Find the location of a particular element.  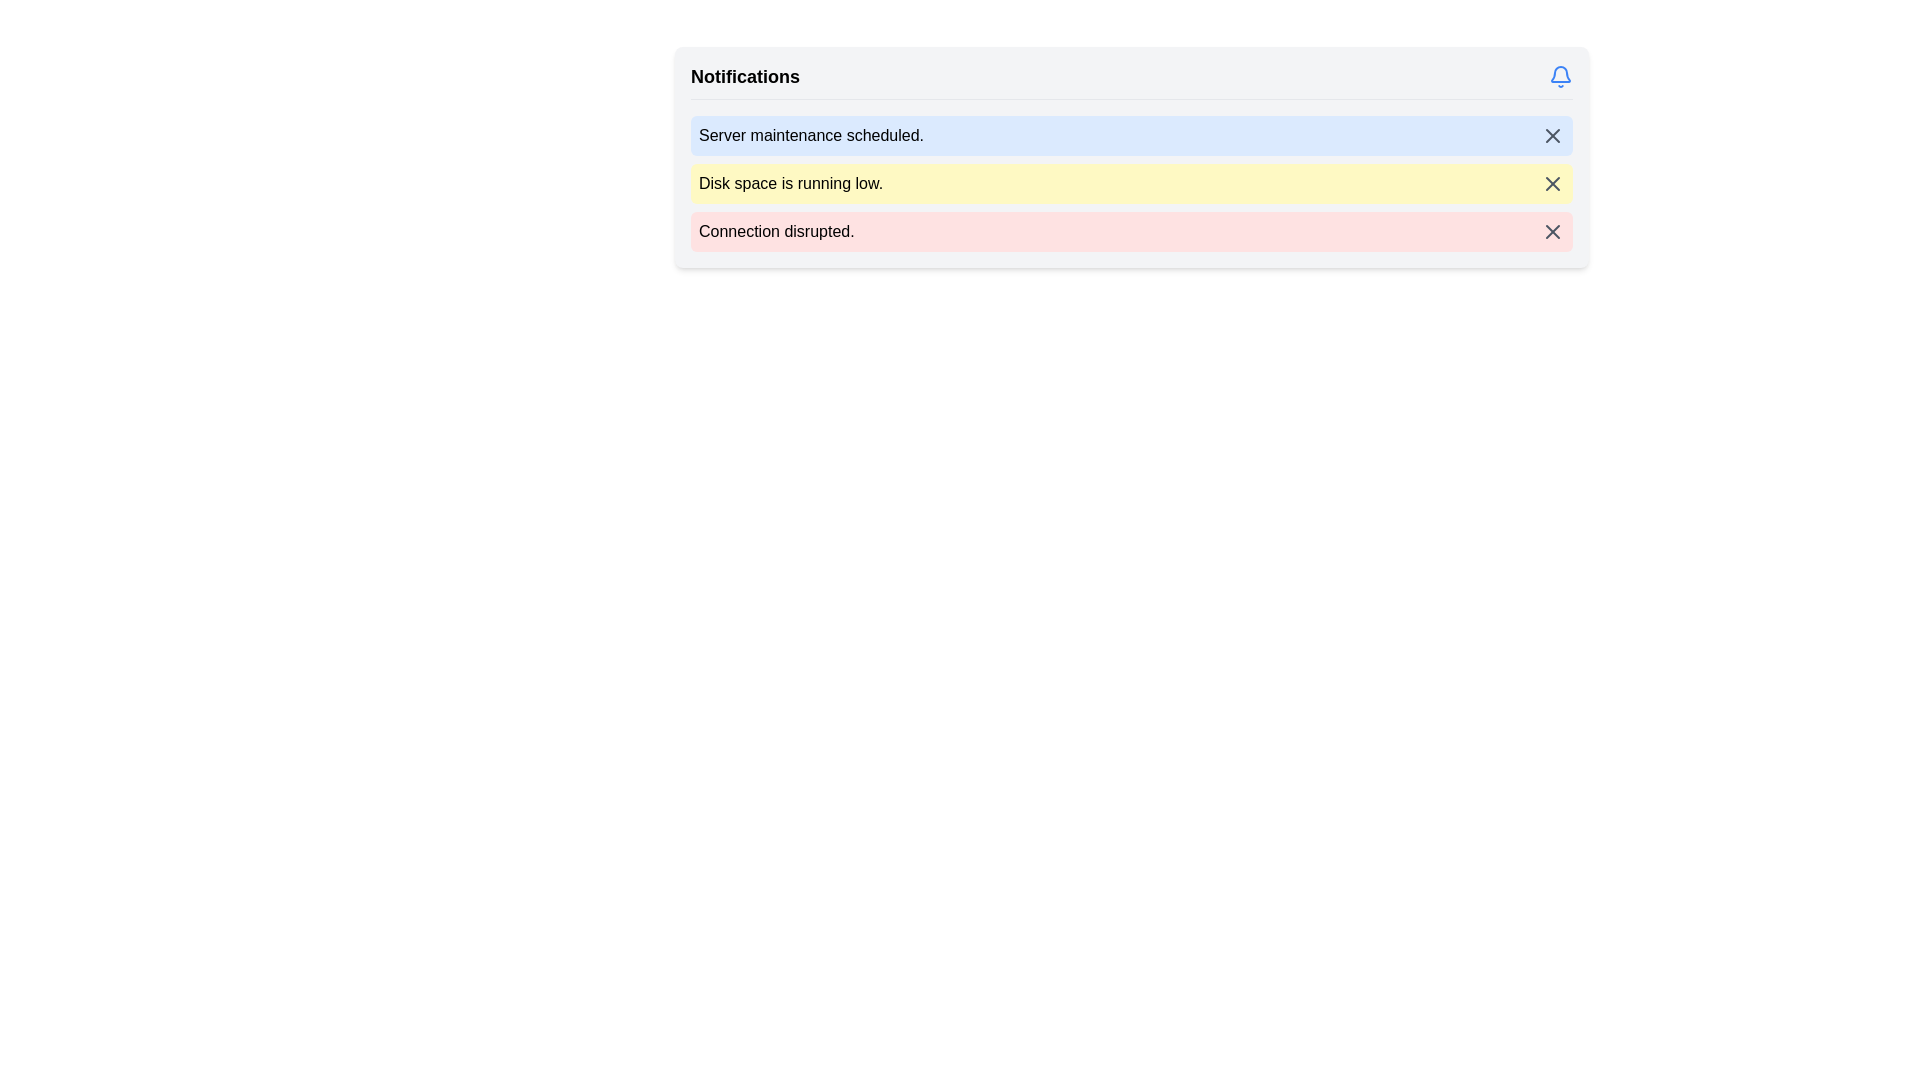

the Close button (X icon) located at the far right of the 'Server maintenance scheduled' notification panel to change its color is located at coordinates (1552, 135).